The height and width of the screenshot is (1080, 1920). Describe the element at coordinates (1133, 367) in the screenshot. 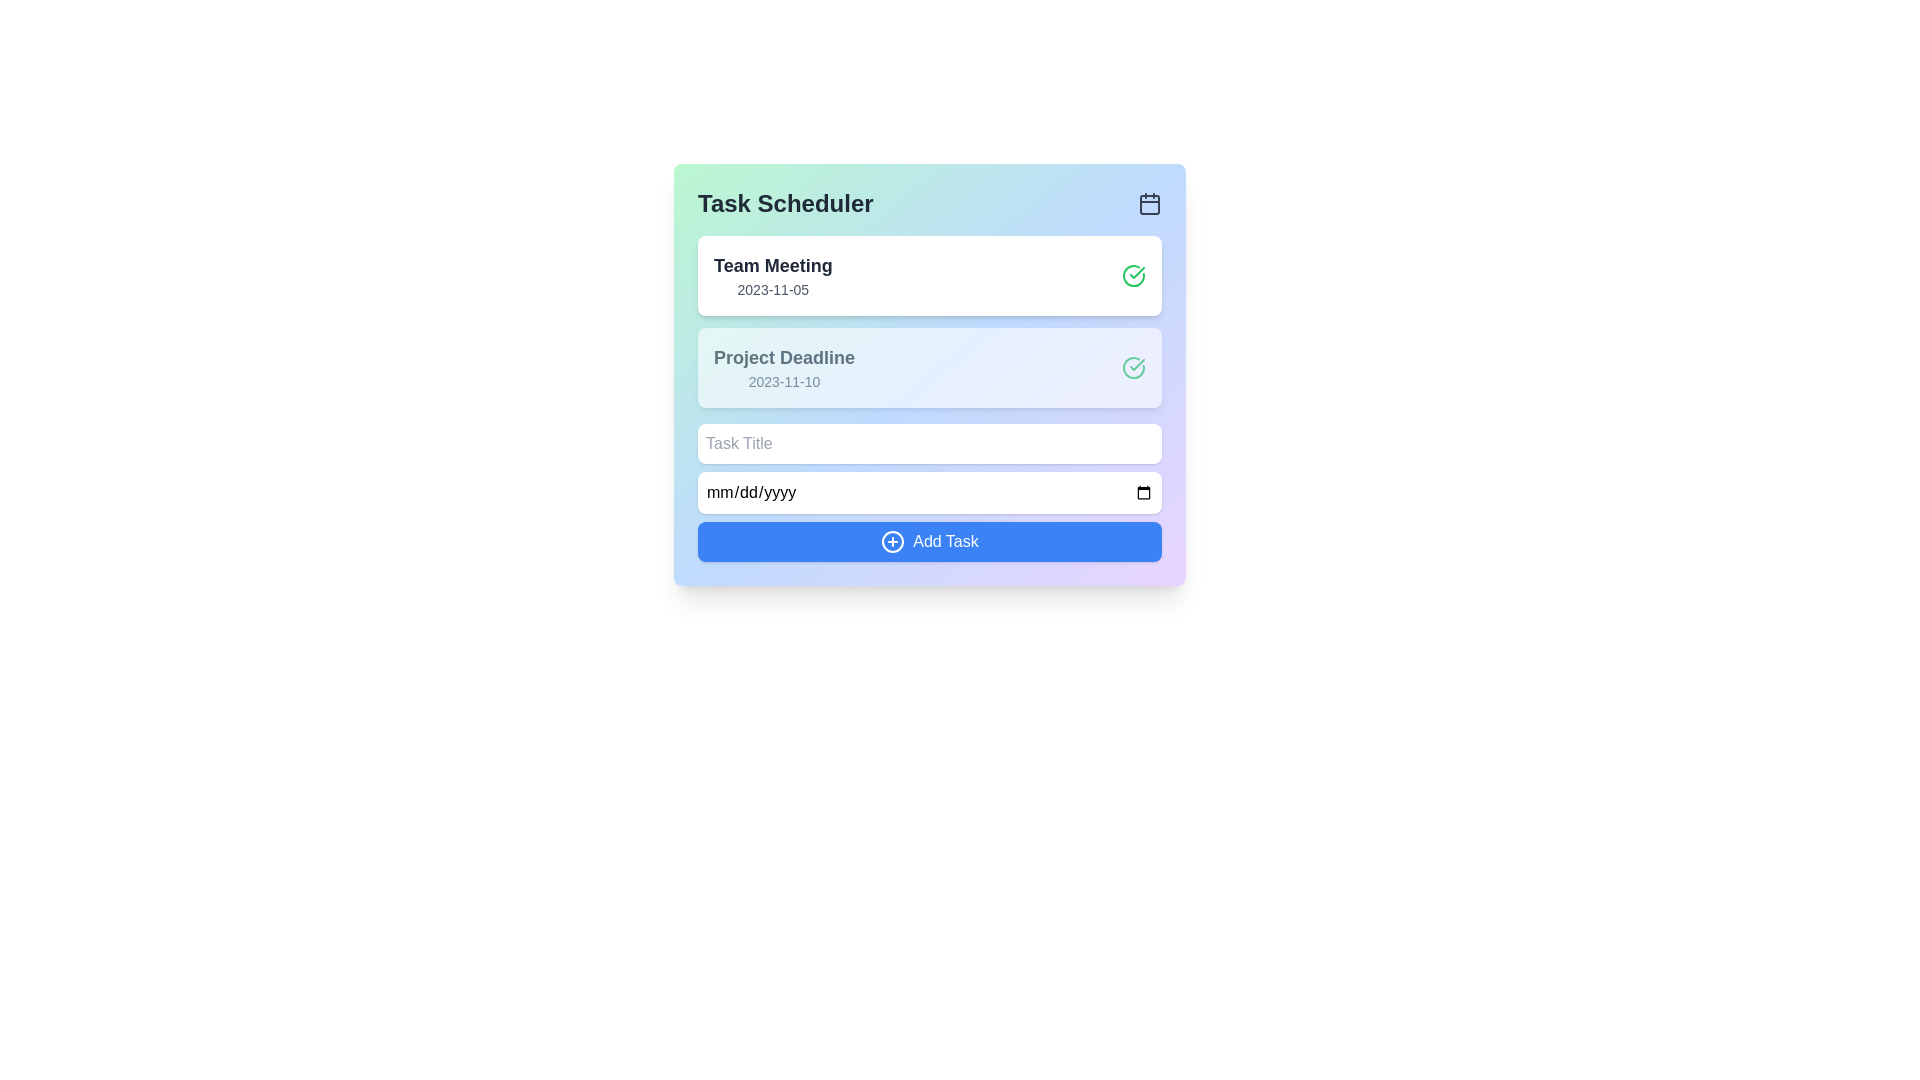

I see `the Icon button in the second card of the 'Project Deadline' list to change its appearance` at that location.